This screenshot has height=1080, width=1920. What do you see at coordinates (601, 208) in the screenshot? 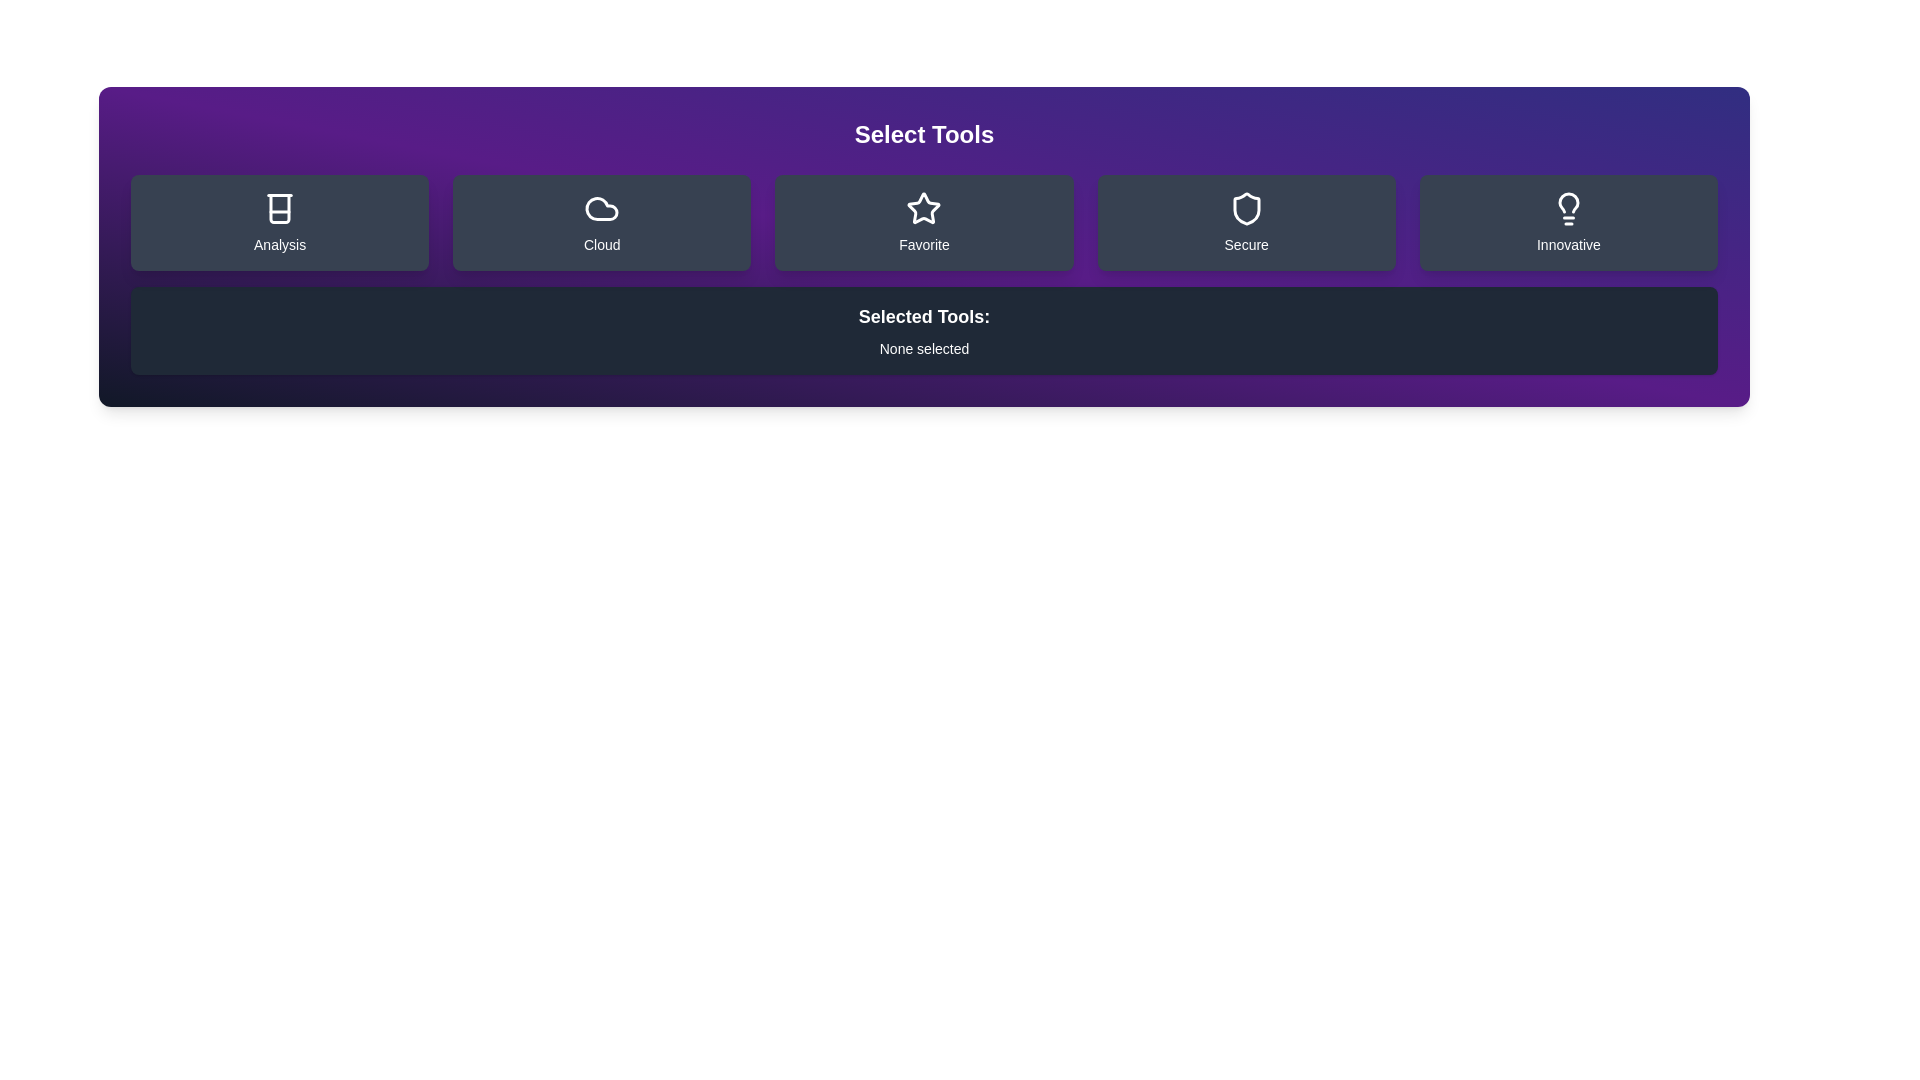
I see `the cloud icon, which is the primary visual component of the 'Cloud' button located second from the left in the top row of buttons` at bounding box center [601, 208].